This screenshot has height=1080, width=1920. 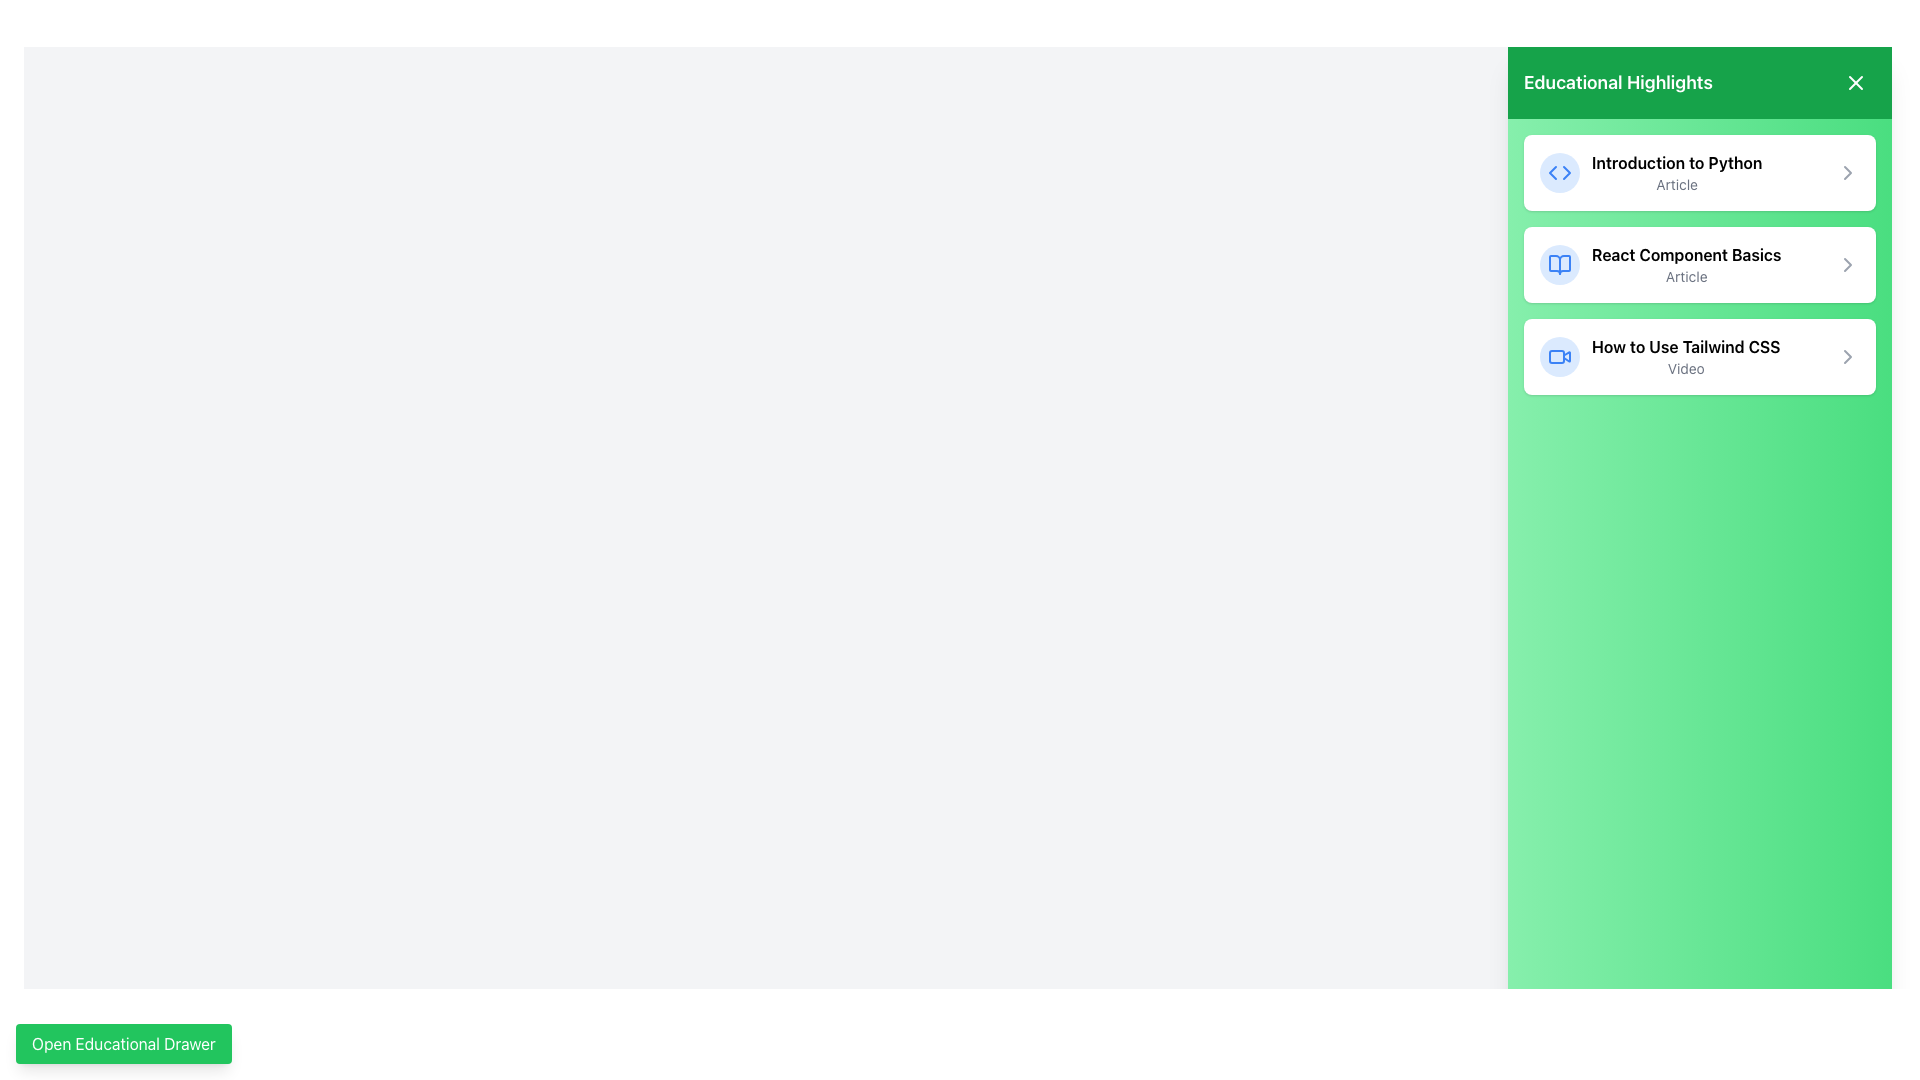 I want to click on the uppermost text label in the green side panel that indicates the subject of the educational highlights list, so click(x=1677, y=161).